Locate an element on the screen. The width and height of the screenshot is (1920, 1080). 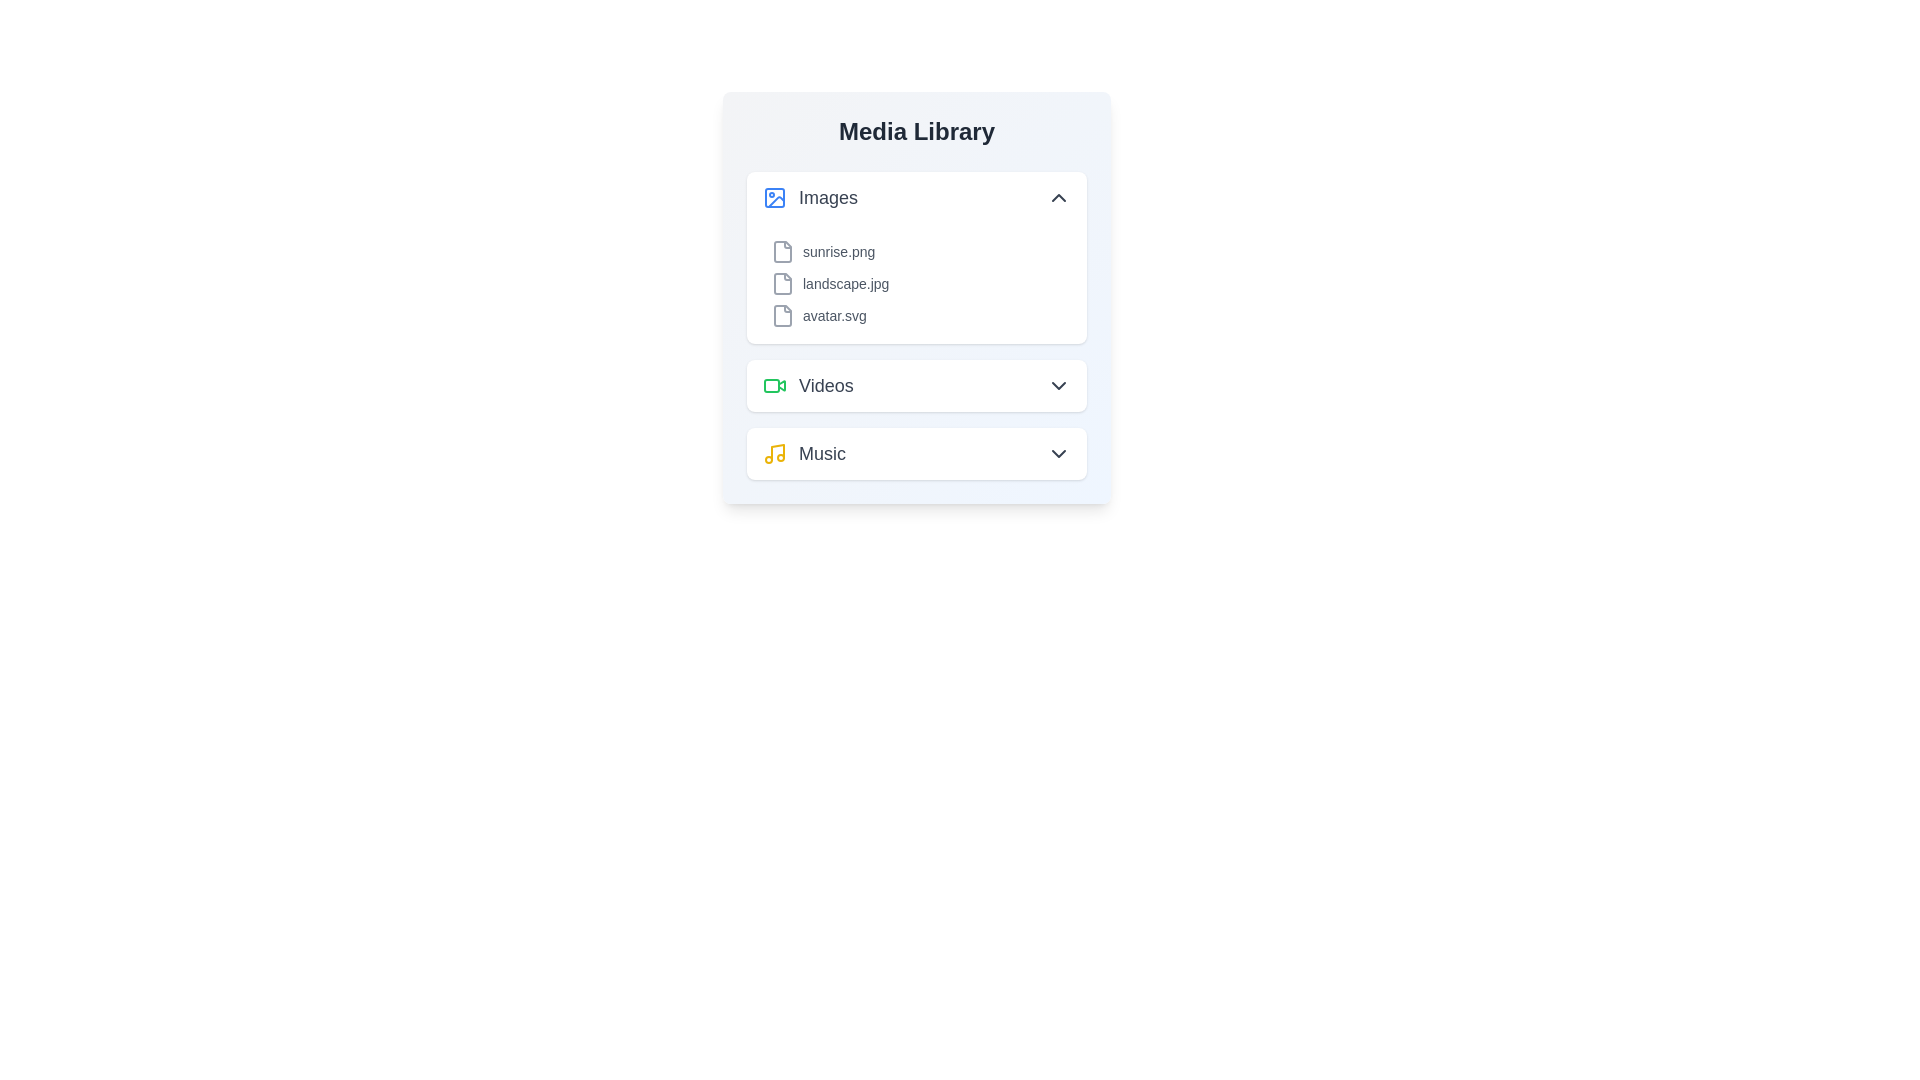
the text label displaying 'Videos' located in the second row of the 'Media Library' section, which has a green video icon to the left and a dropdown arrow to the right is located at coordinates (826, 385).